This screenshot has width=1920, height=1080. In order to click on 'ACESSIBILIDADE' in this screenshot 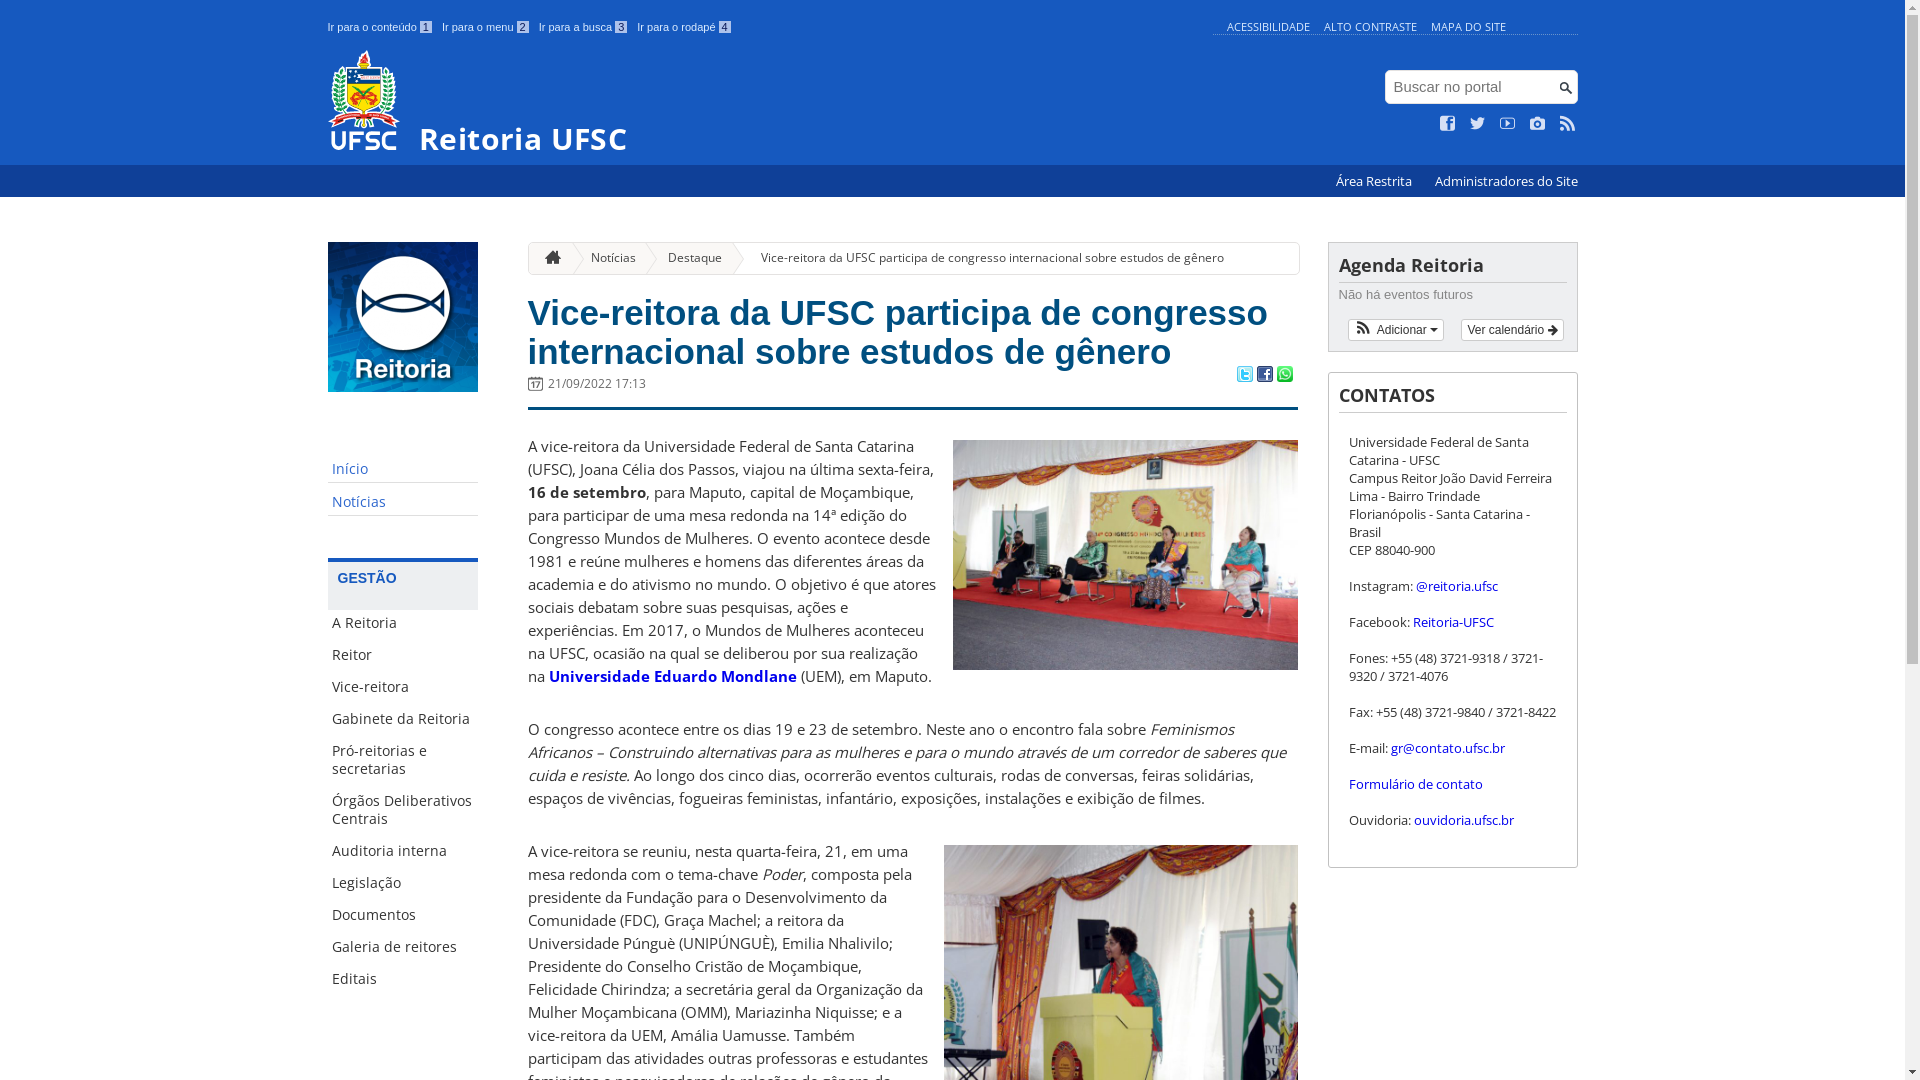, I will do `click(1266, 26)`.